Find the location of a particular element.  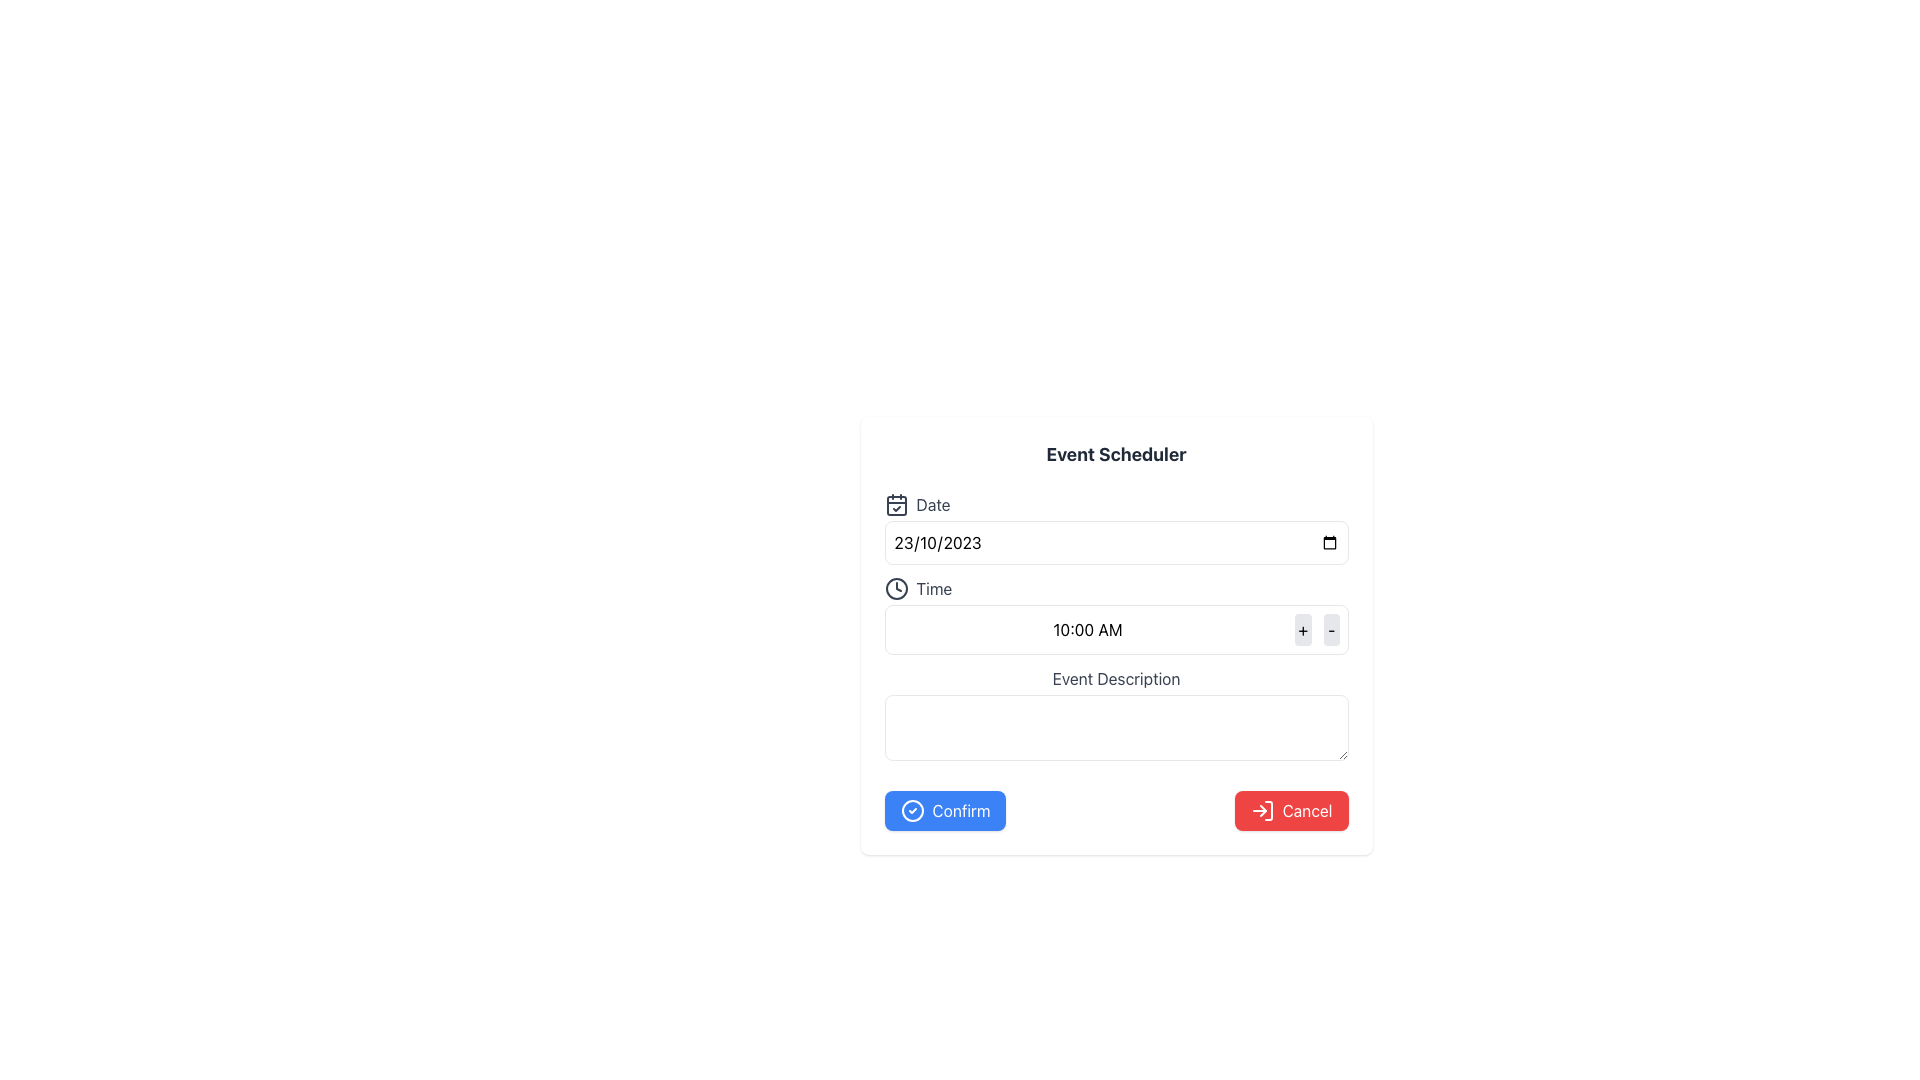

the red icon with an arrow pointing towards a door, which is located to the left of the label 'Cancel' within the red button in the bottom-right corner of the form is located at coordinates (1261, 810).